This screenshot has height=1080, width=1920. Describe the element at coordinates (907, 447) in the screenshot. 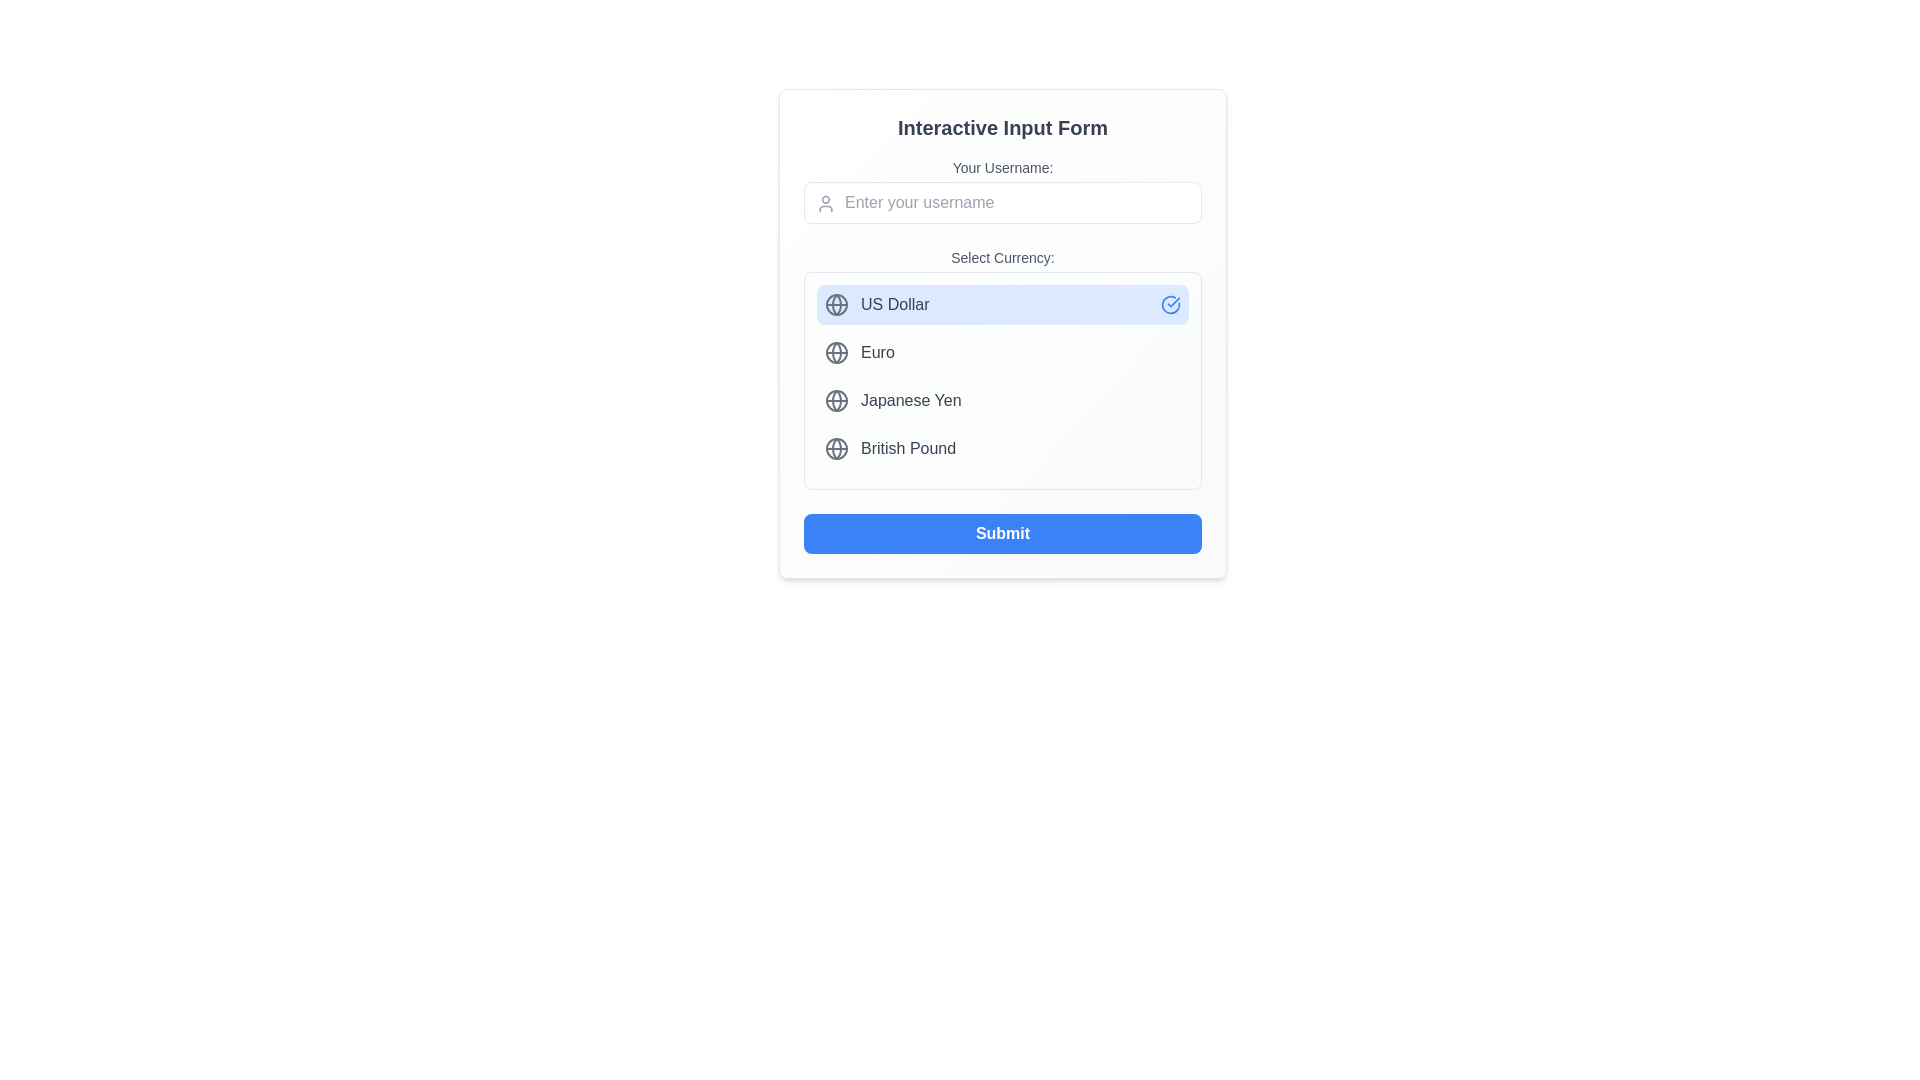

I see `the 'British Pound' currency selection label within the dropdown menu, which is the fourth option in the list` at that location.